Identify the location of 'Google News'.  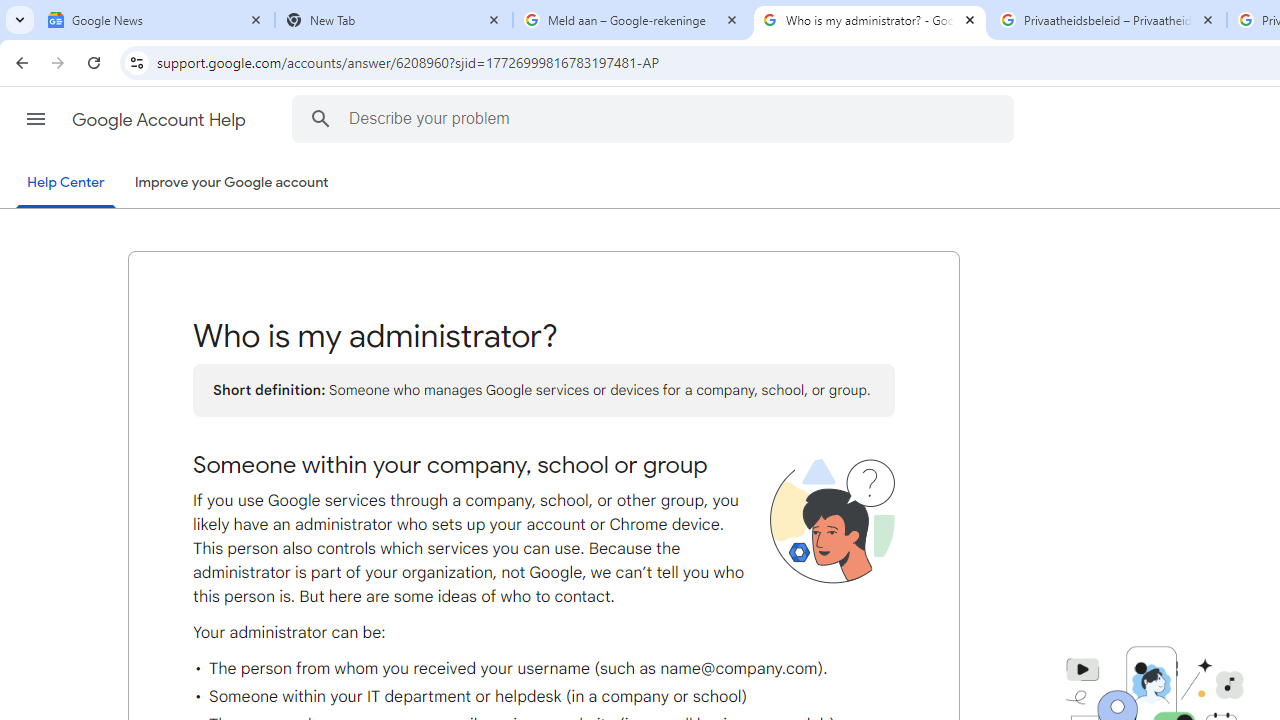
(155, 20).